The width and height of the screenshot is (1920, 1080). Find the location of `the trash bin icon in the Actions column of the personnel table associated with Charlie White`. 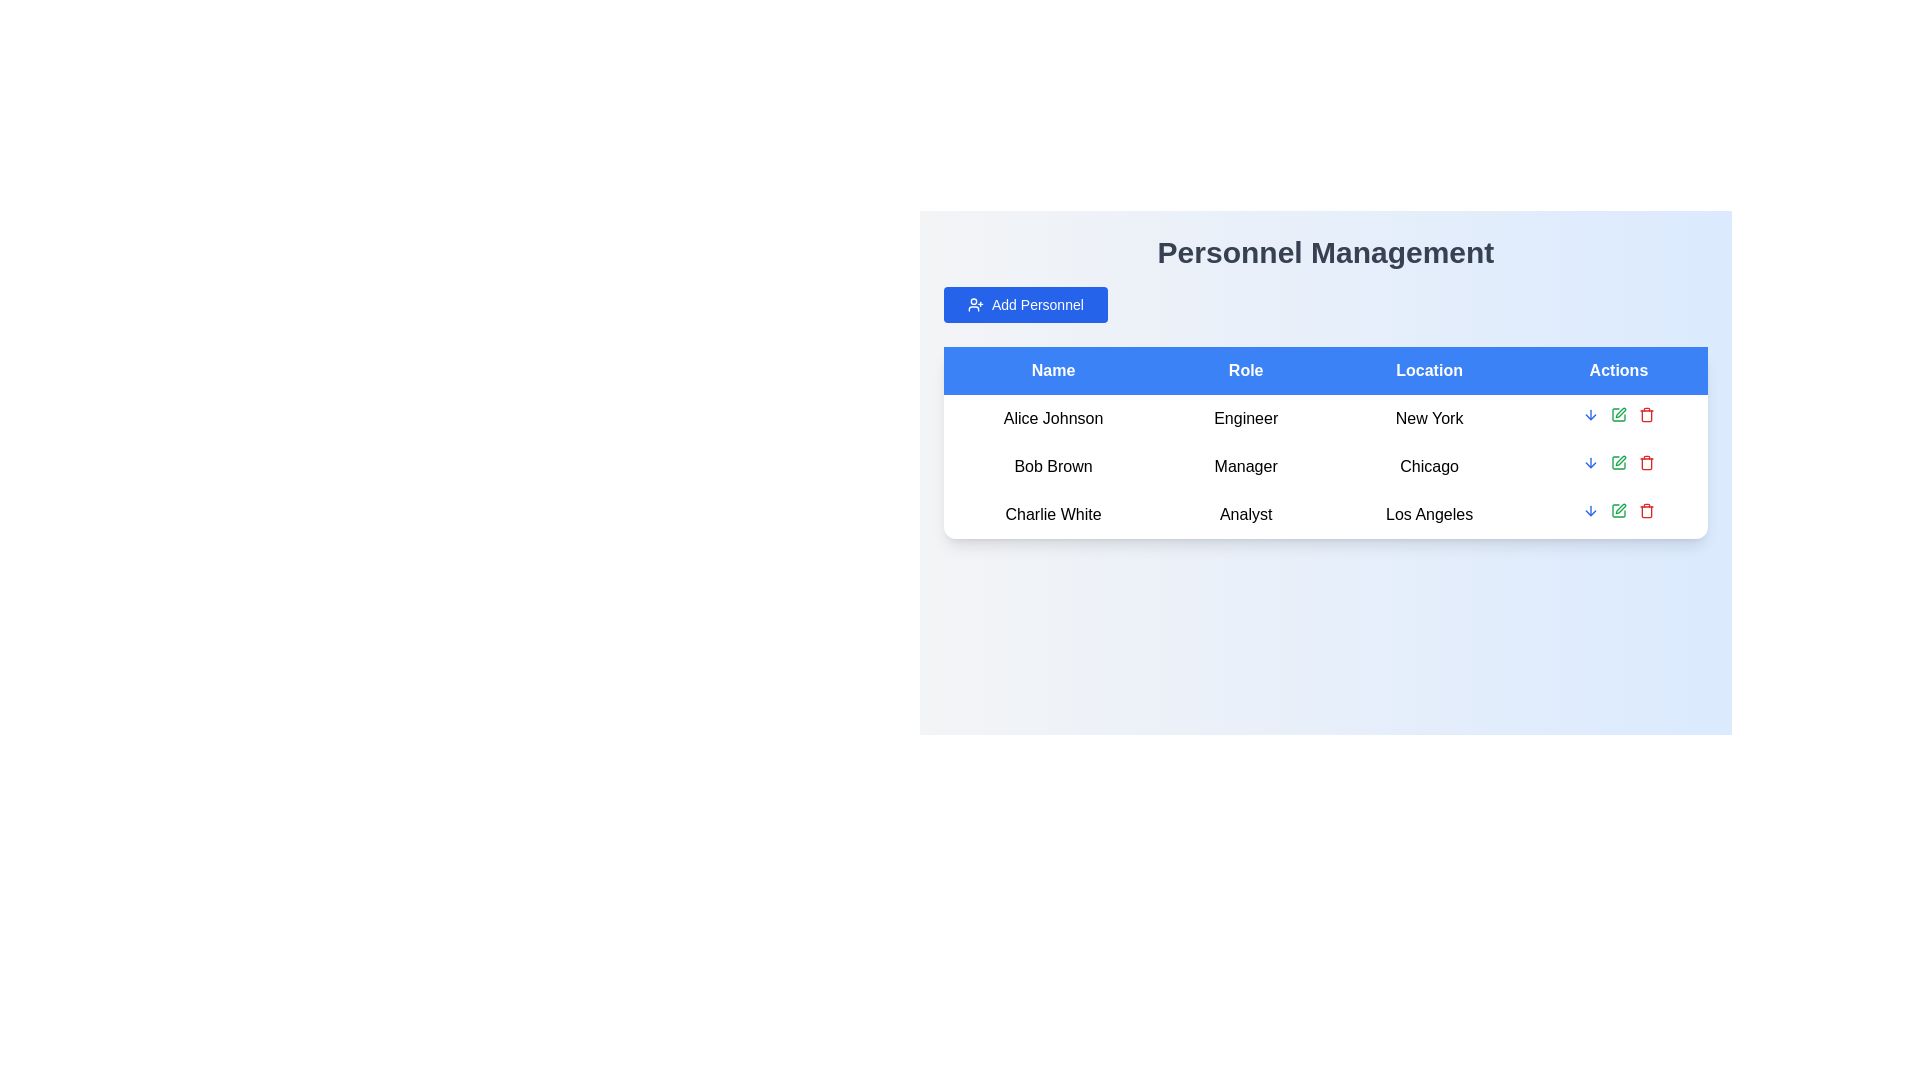

the trash bin icon in the Actions column of the personnel table associated with Charlie White is located at coordinates (1646, 511).